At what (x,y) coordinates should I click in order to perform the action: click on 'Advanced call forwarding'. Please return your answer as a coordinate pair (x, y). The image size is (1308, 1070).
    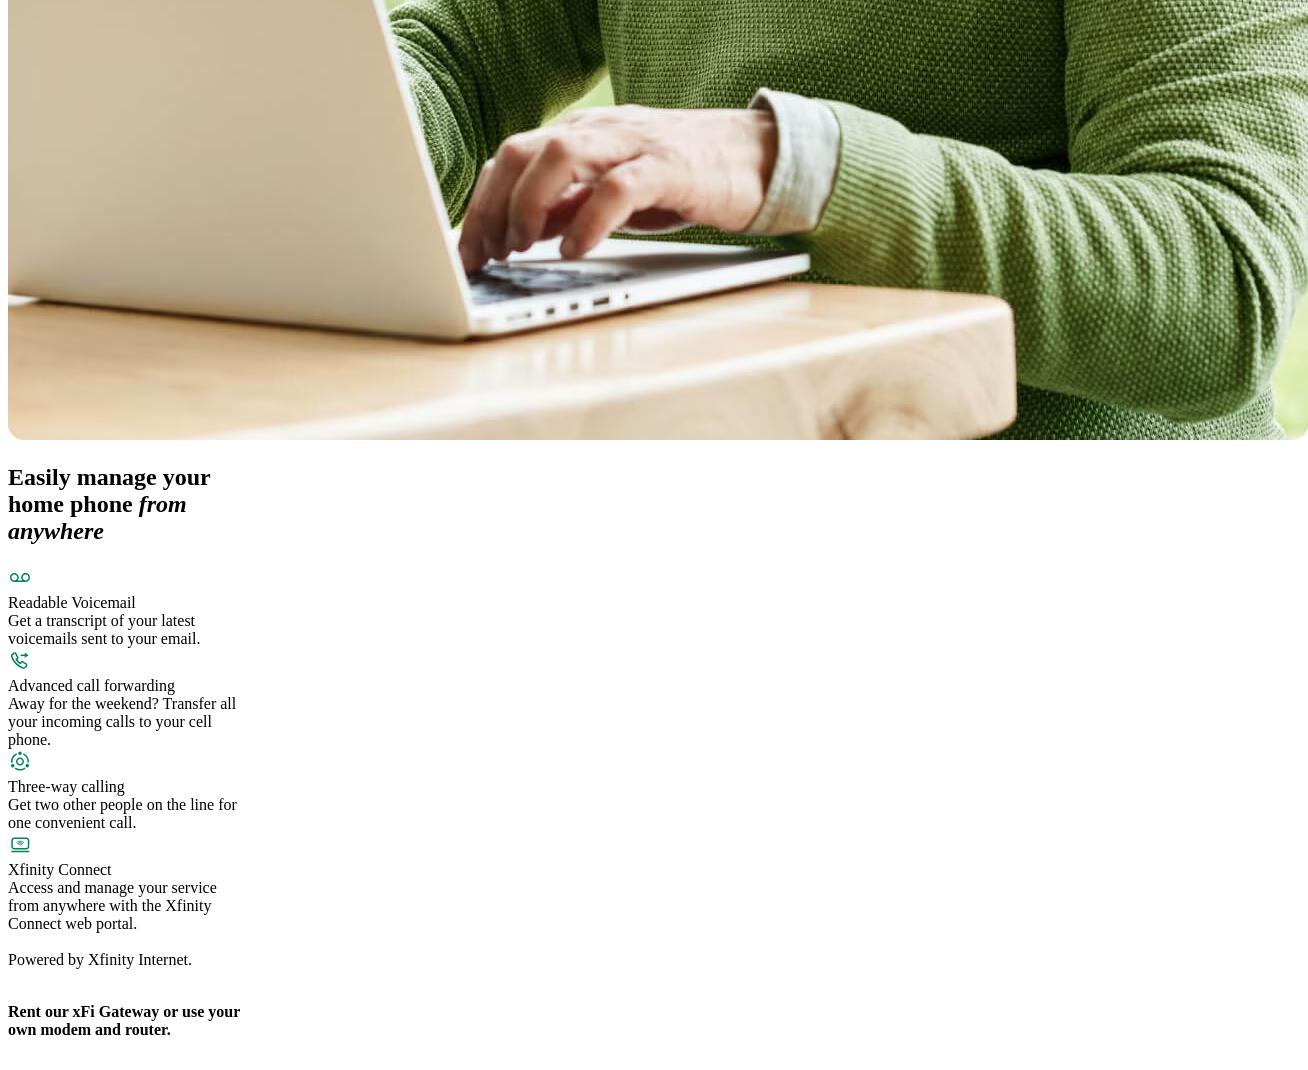
    Looking at the image, I should click on (90, 685).